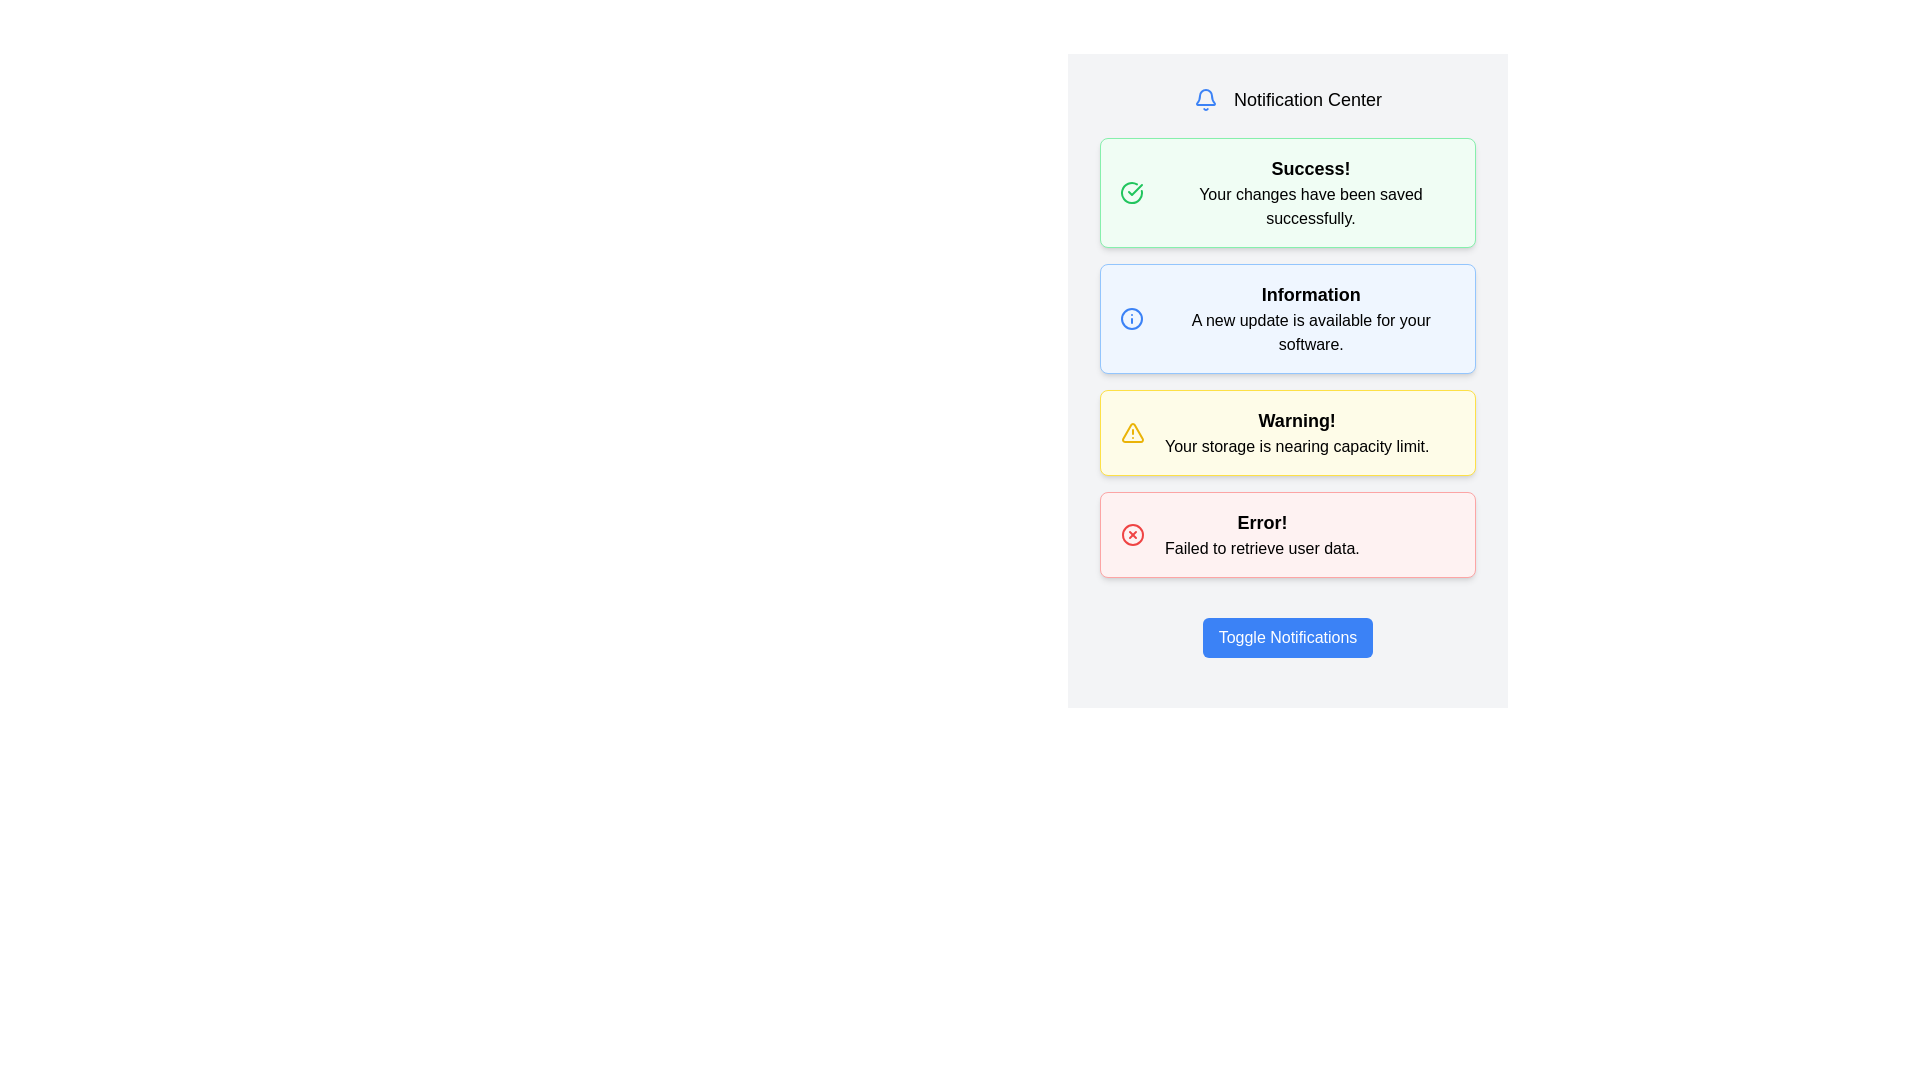 Image resolution: width=1920 pixels, height=1080 pixels. Describe the element at coordinates (1287, 318) in the screenshot. I see `information provided in the second notification card with a blue background that contains the title 'Information' and the message 'A new update is available for your software.'` at that location.